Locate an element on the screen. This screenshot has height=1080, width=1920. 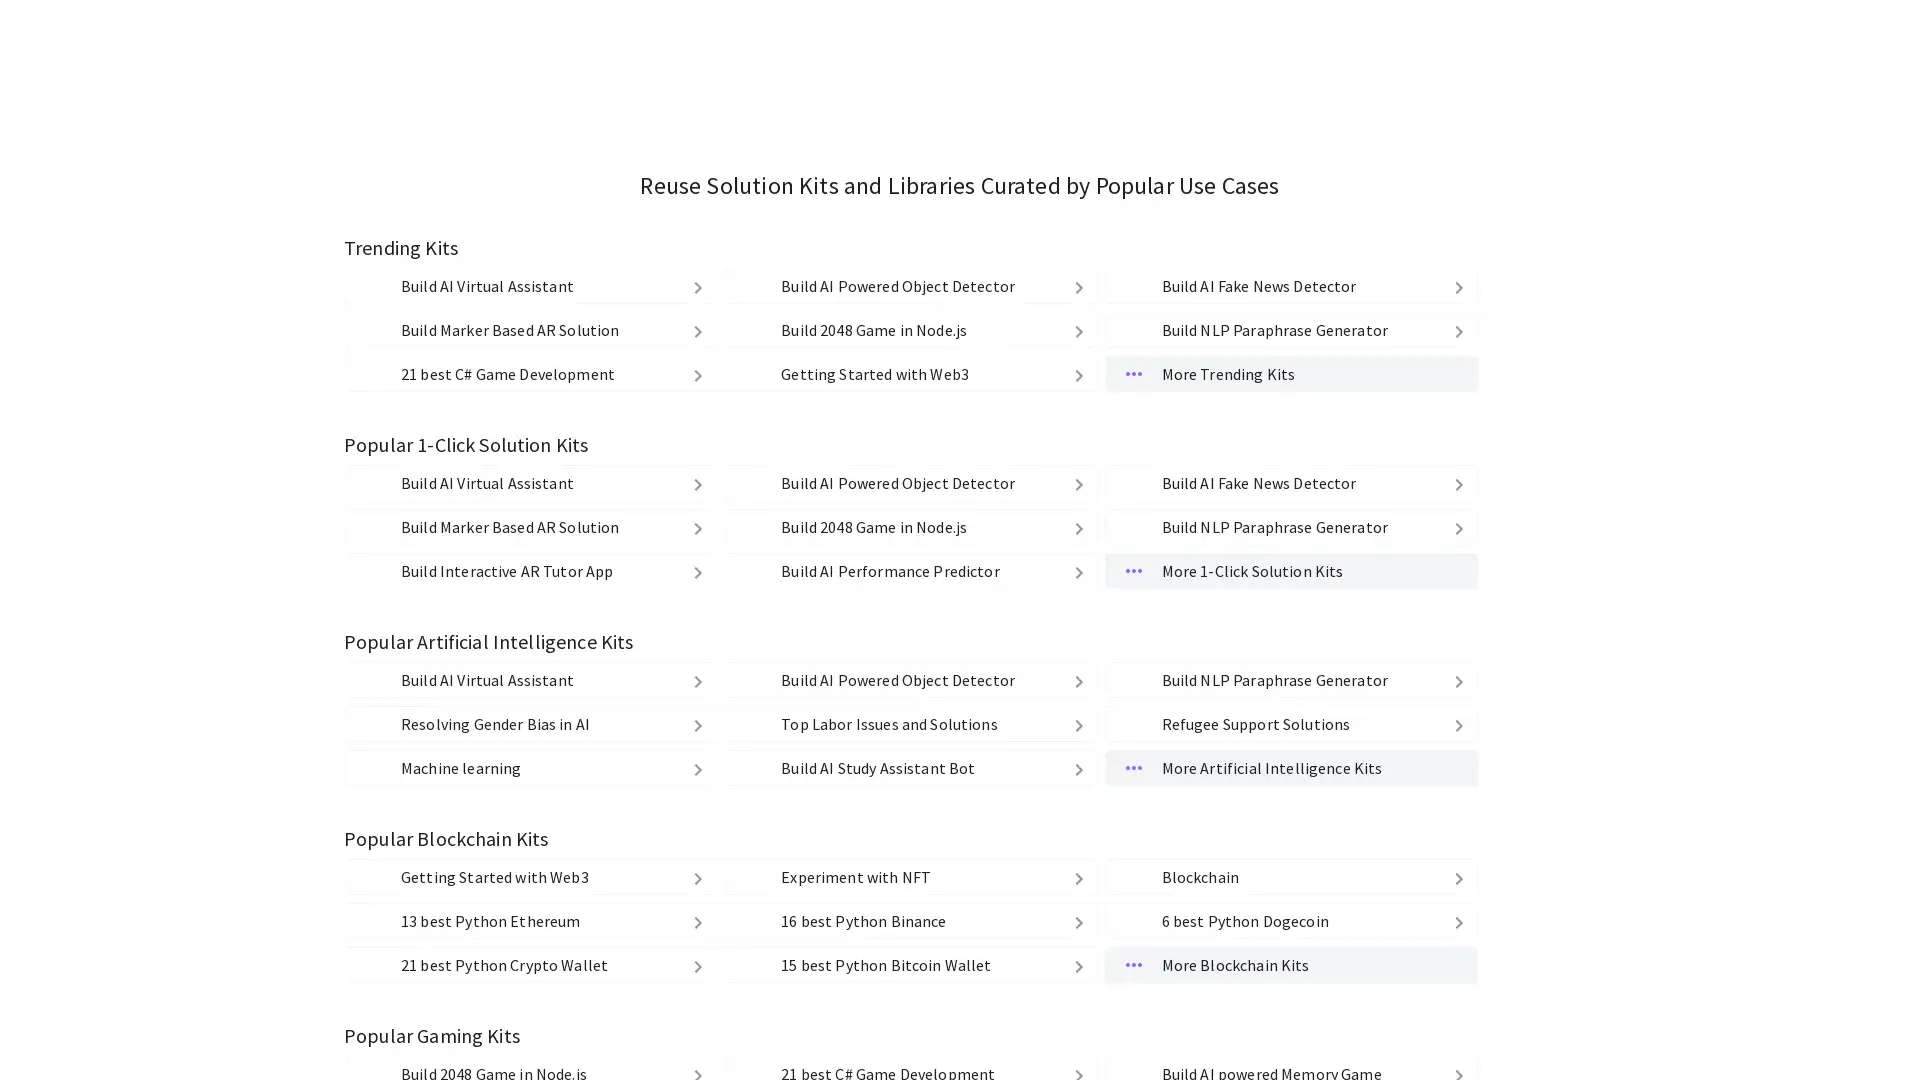
delete is located at coordinates (1458, 1030).